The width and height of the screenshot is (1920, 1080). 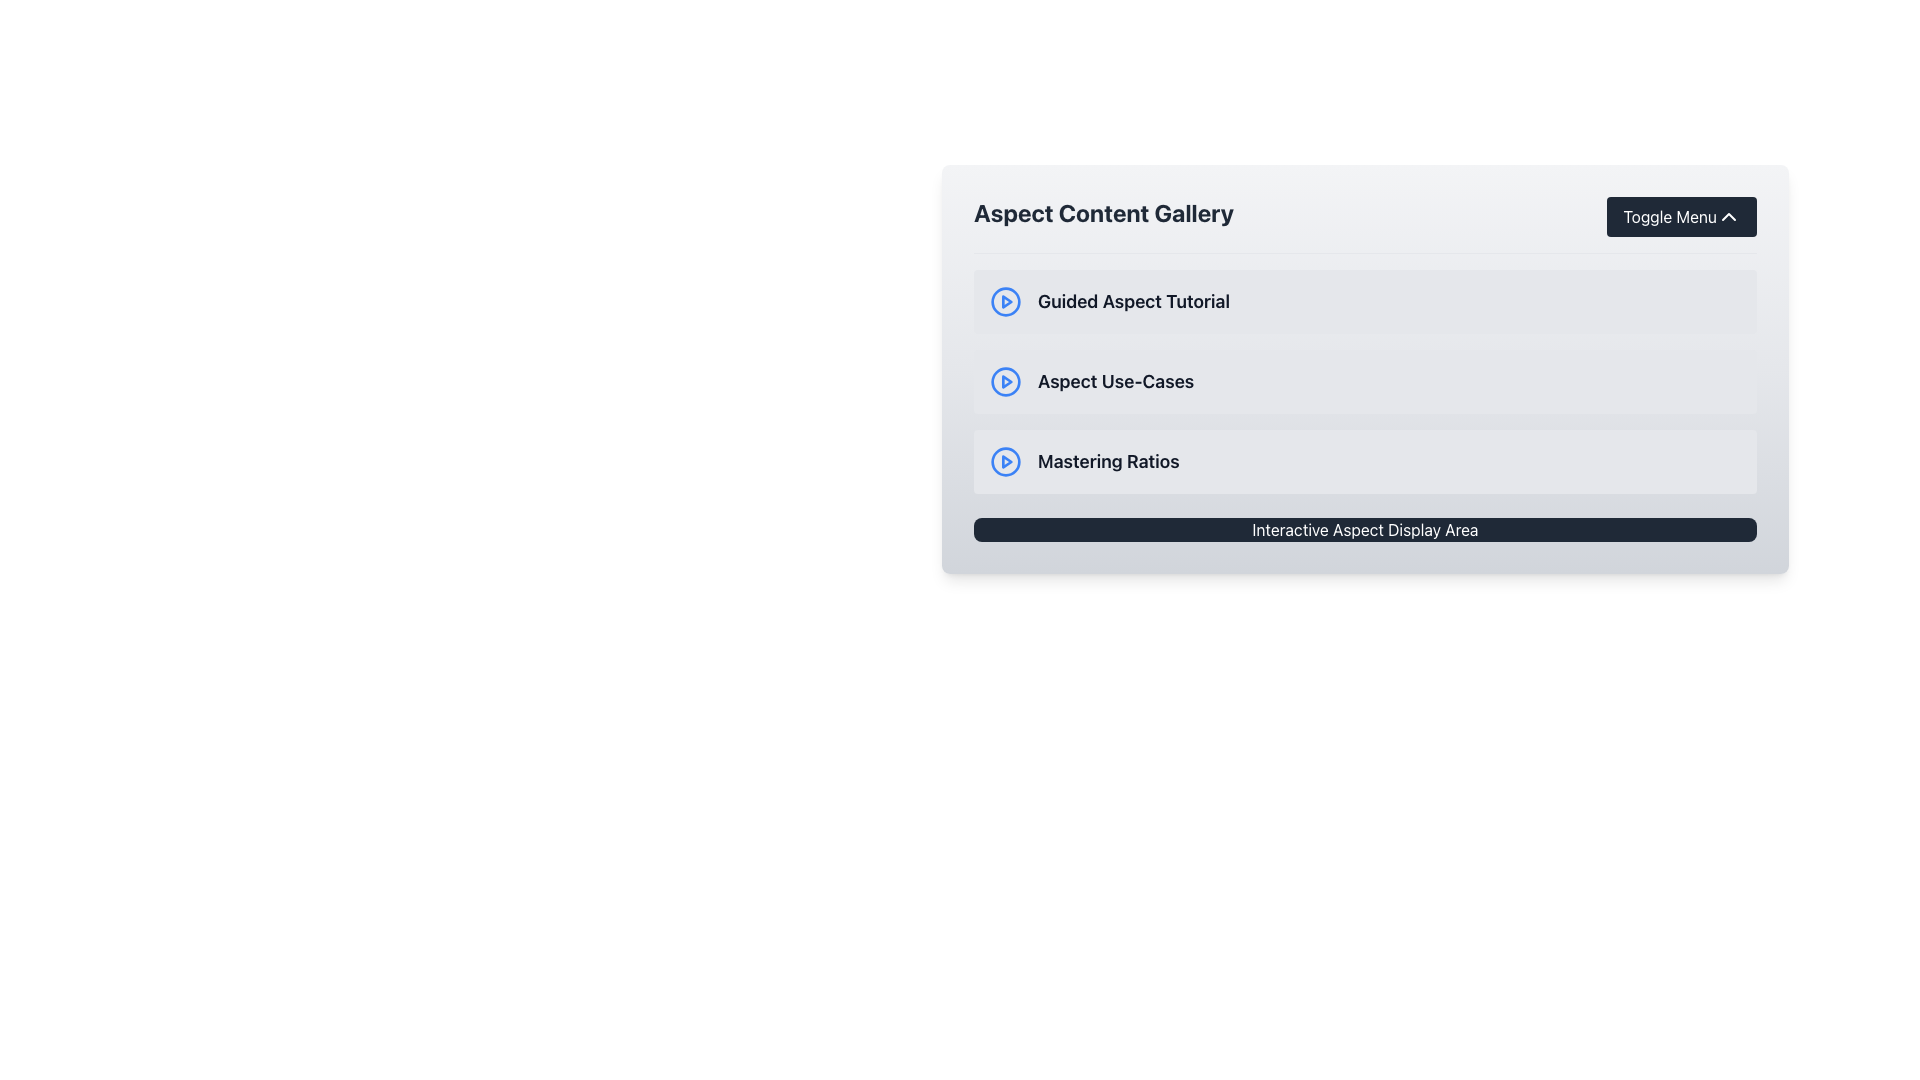 What do you see at coordinates (1364, 381) in the screenshot?
I see `the second item 'Aspect Use-Cases' in the group of interactive list items located centrally below the title 'Aspect Content Gallery'` at bounding box center [1364, 381].